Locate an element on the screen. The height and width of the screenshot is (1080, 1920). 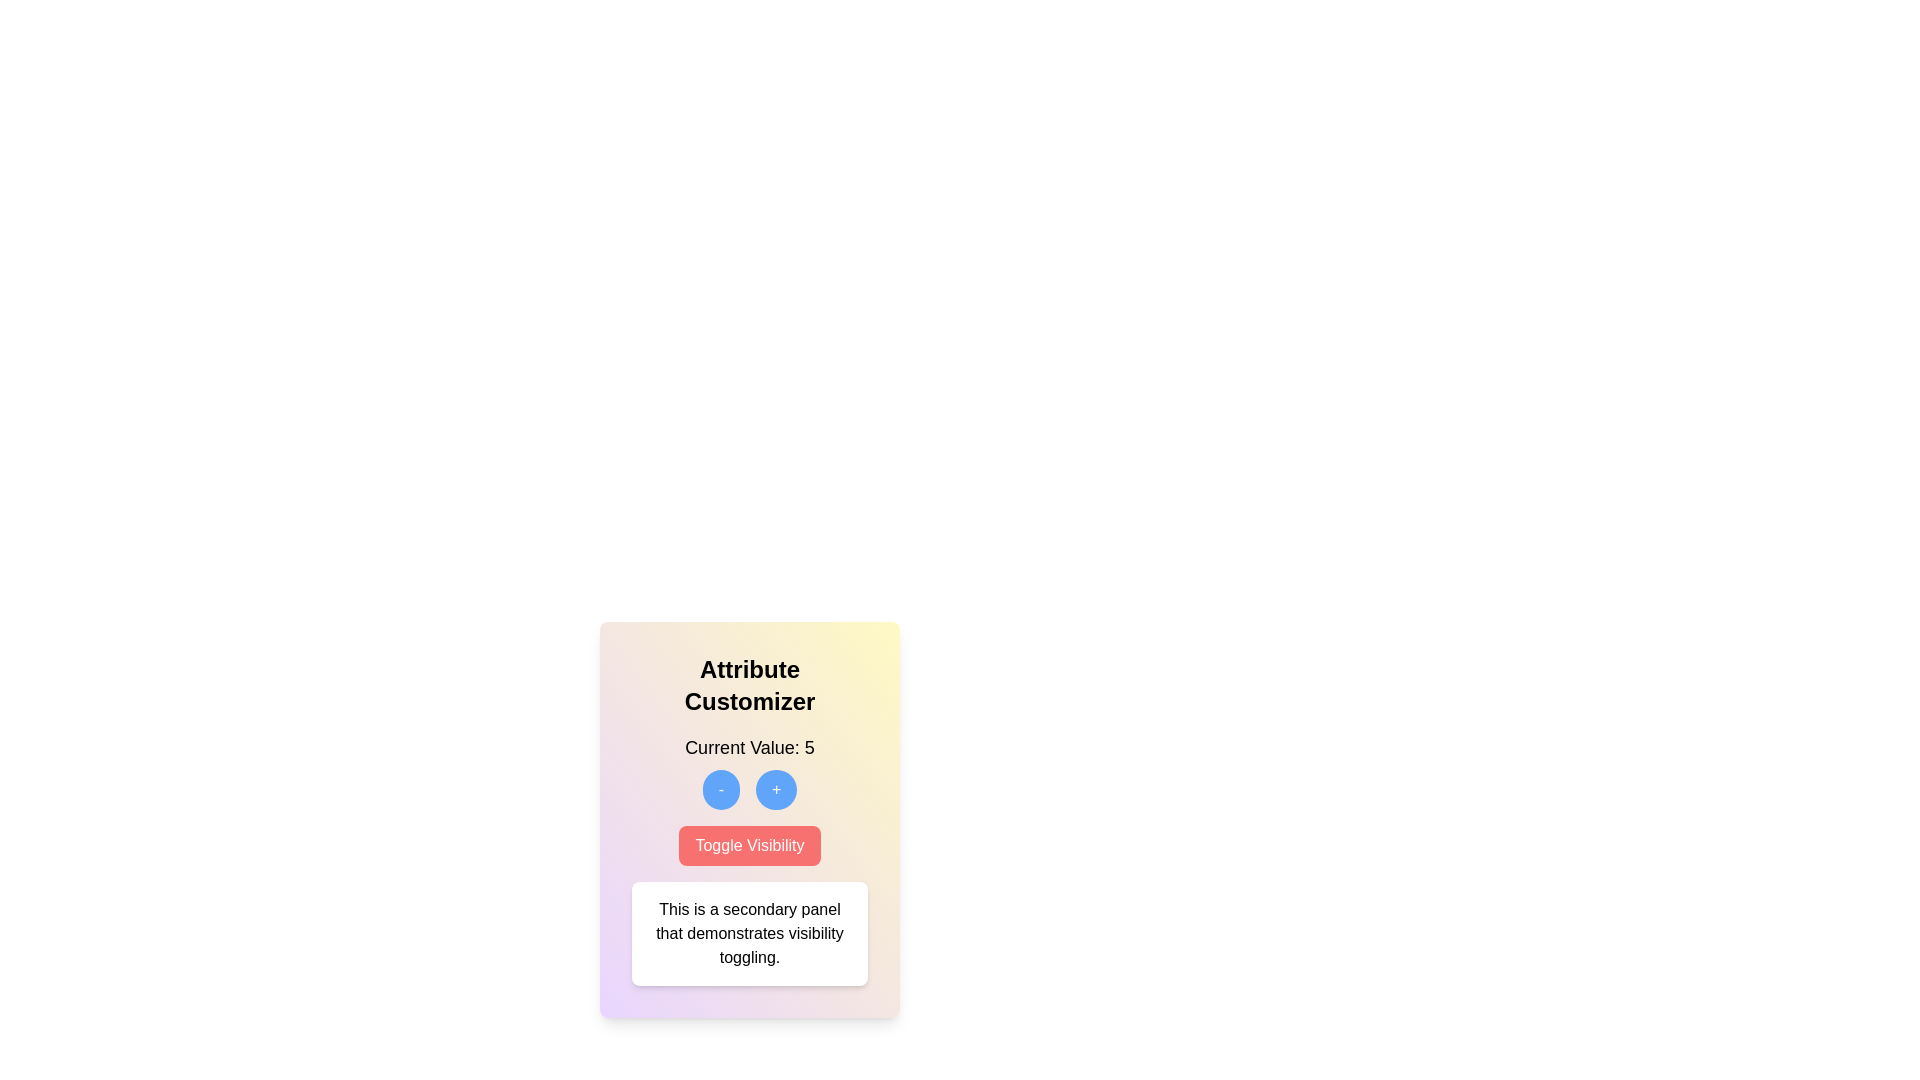
the leftmost decrement button located in the lower third of the interface panel to decrease the numeric value displayed elsewhere is located at coordinates (720, 789).